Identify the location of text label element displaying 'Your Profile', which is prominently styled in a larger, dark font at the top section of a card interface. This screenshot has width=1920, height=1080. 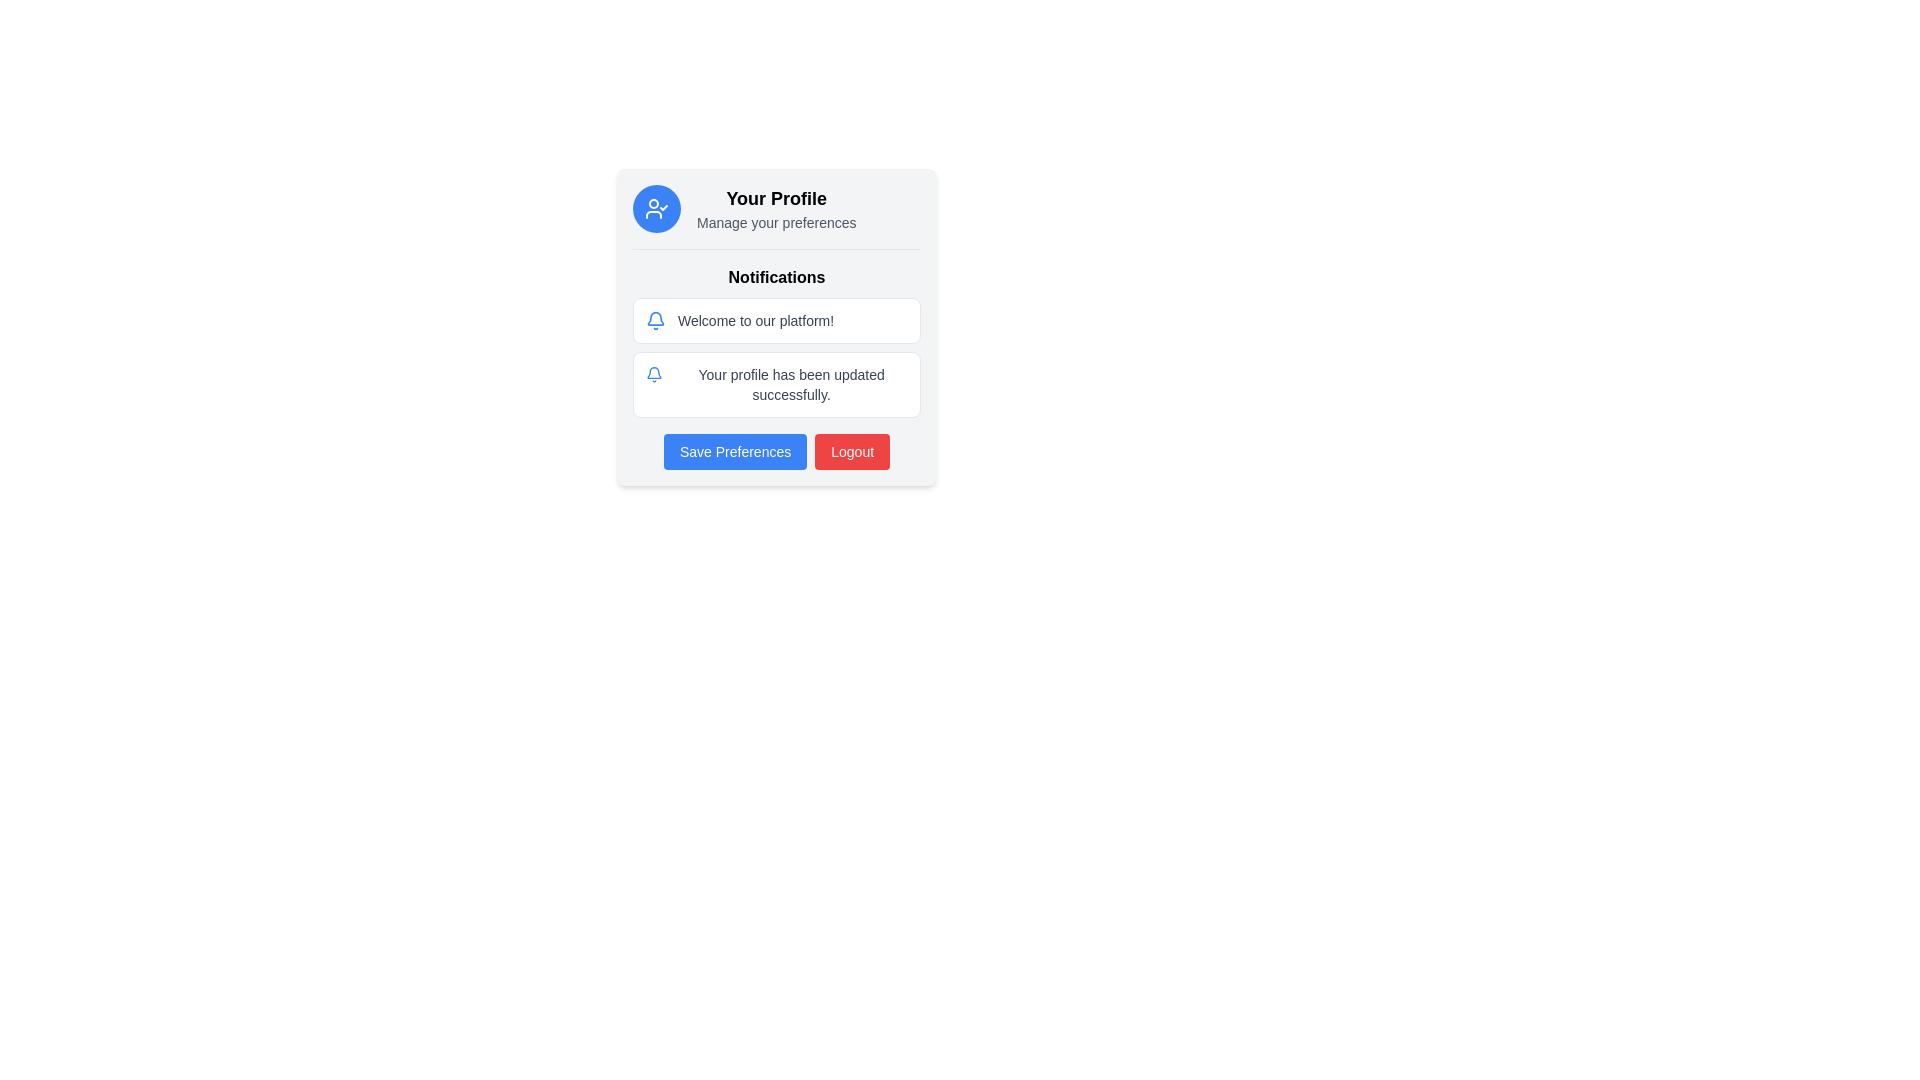
(775, 199).